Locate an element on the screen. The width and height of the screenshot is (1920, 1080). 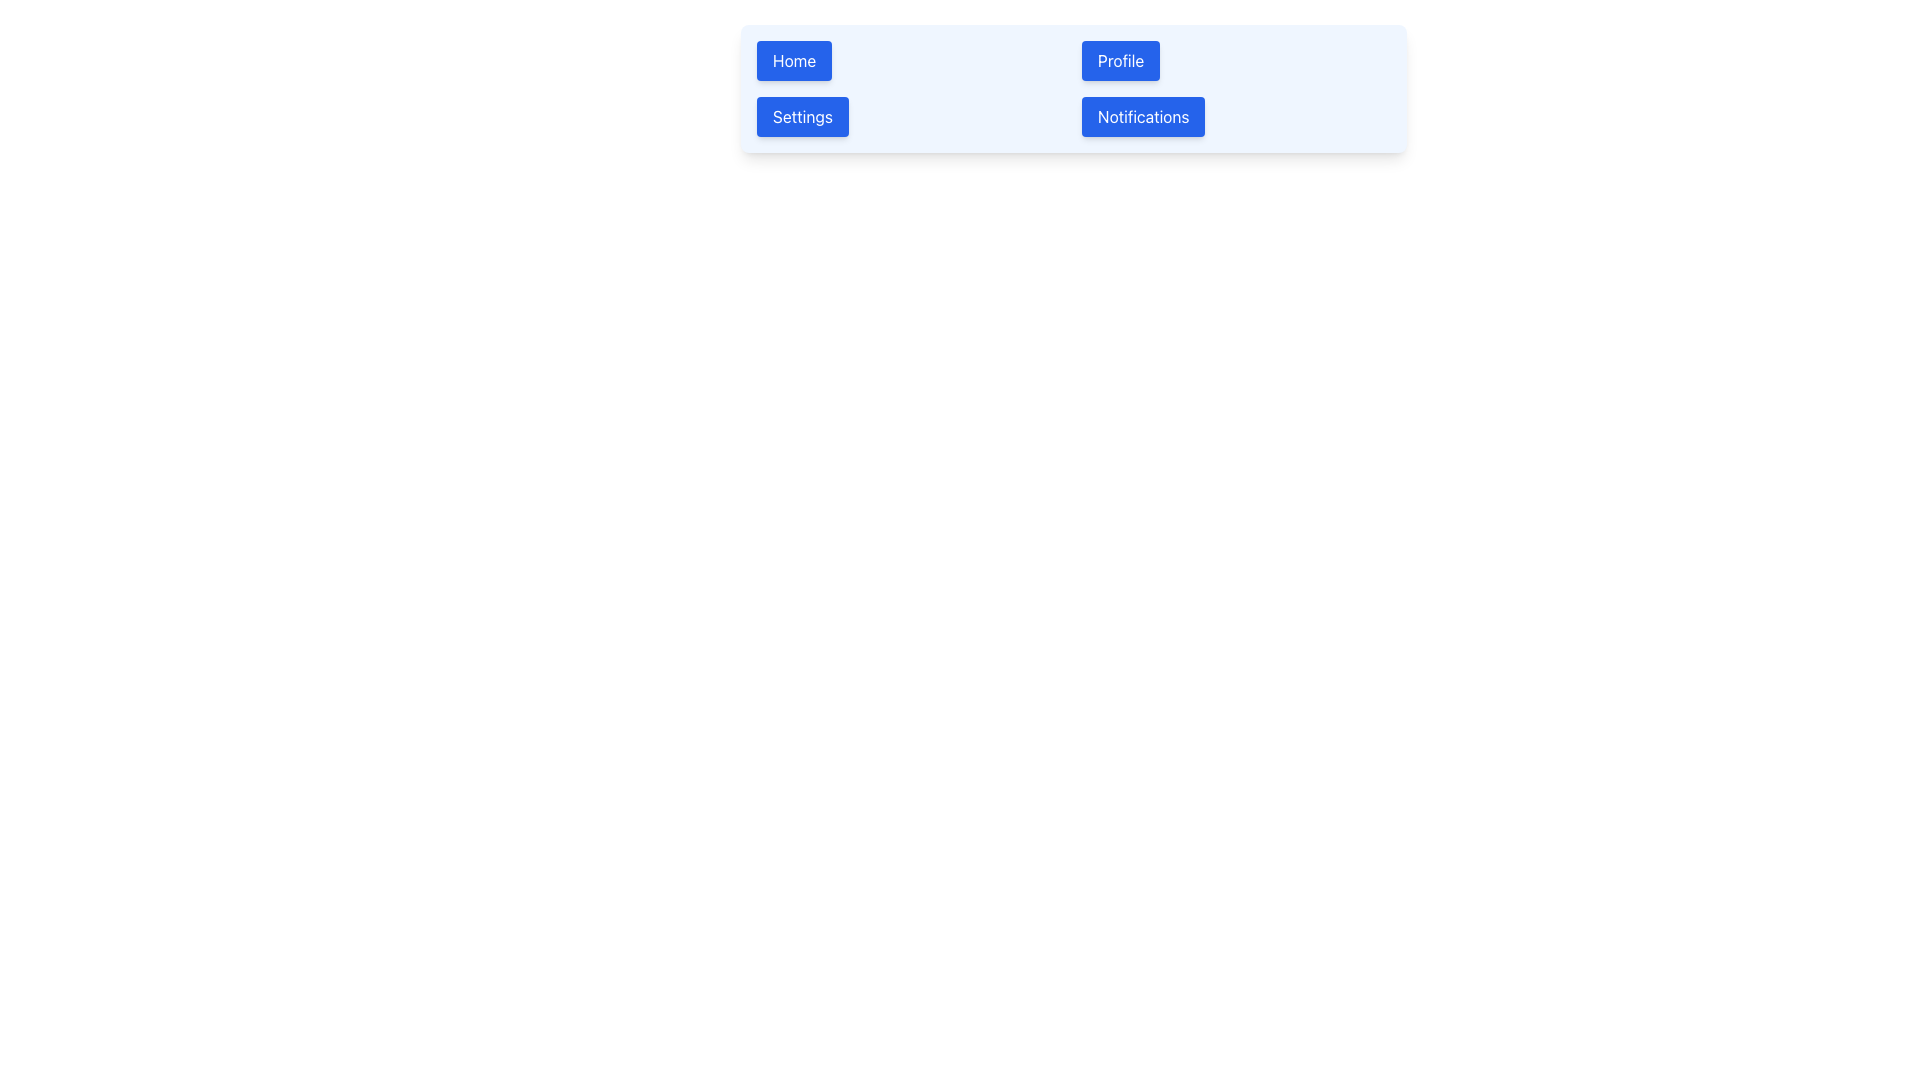
the 'Settings' button, which is a rectangular button with a blue background and white text, located on the horizontal navigation bar, second from the left is located at coordinates (802, 116).